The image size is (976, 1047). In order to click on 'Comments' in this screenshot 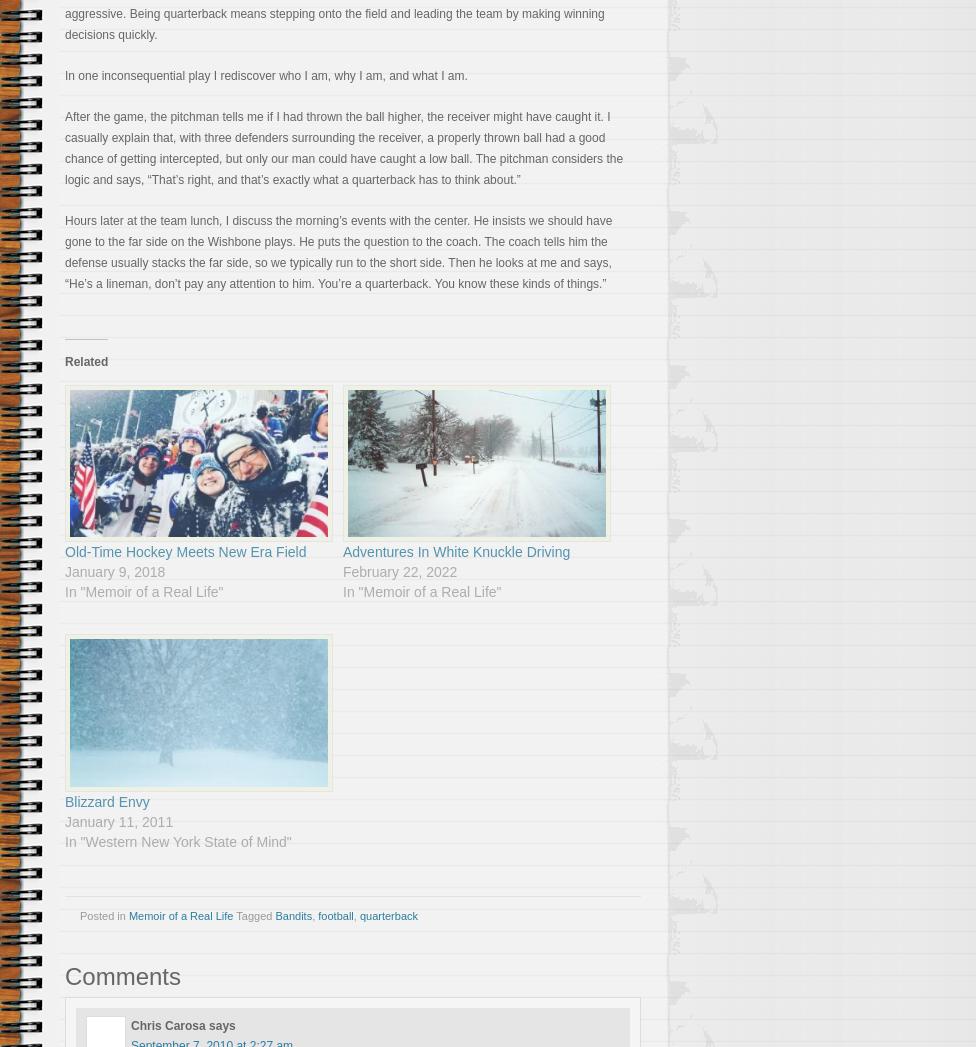, I will do `click(65, 974)`.